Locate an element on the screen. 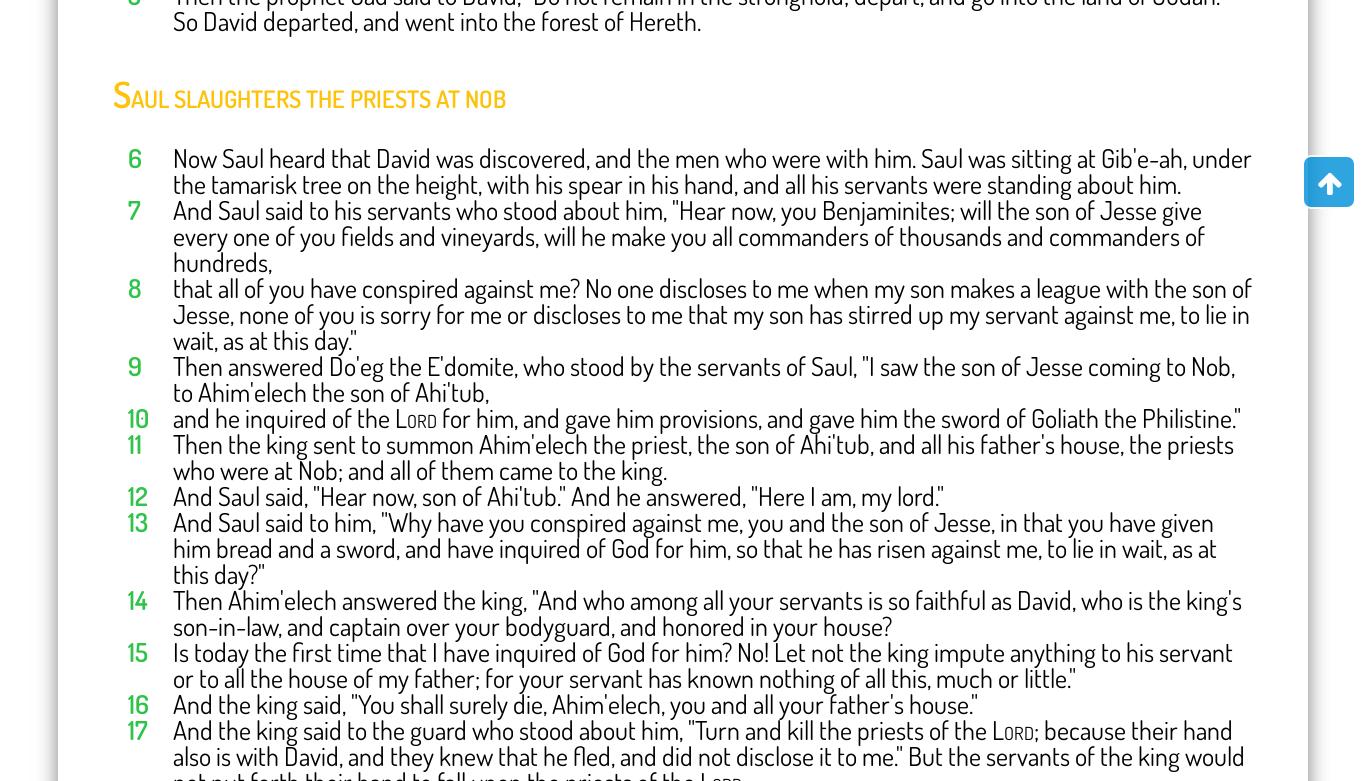  'And Saul said to him, "Why have you conspired against me, you and the son of Jesse, in that you have given him bread and a sword, and have inquired of God for him, so that he has risen against me, to lie in wait, as at this day?"' is located at coordinates (695, 546).